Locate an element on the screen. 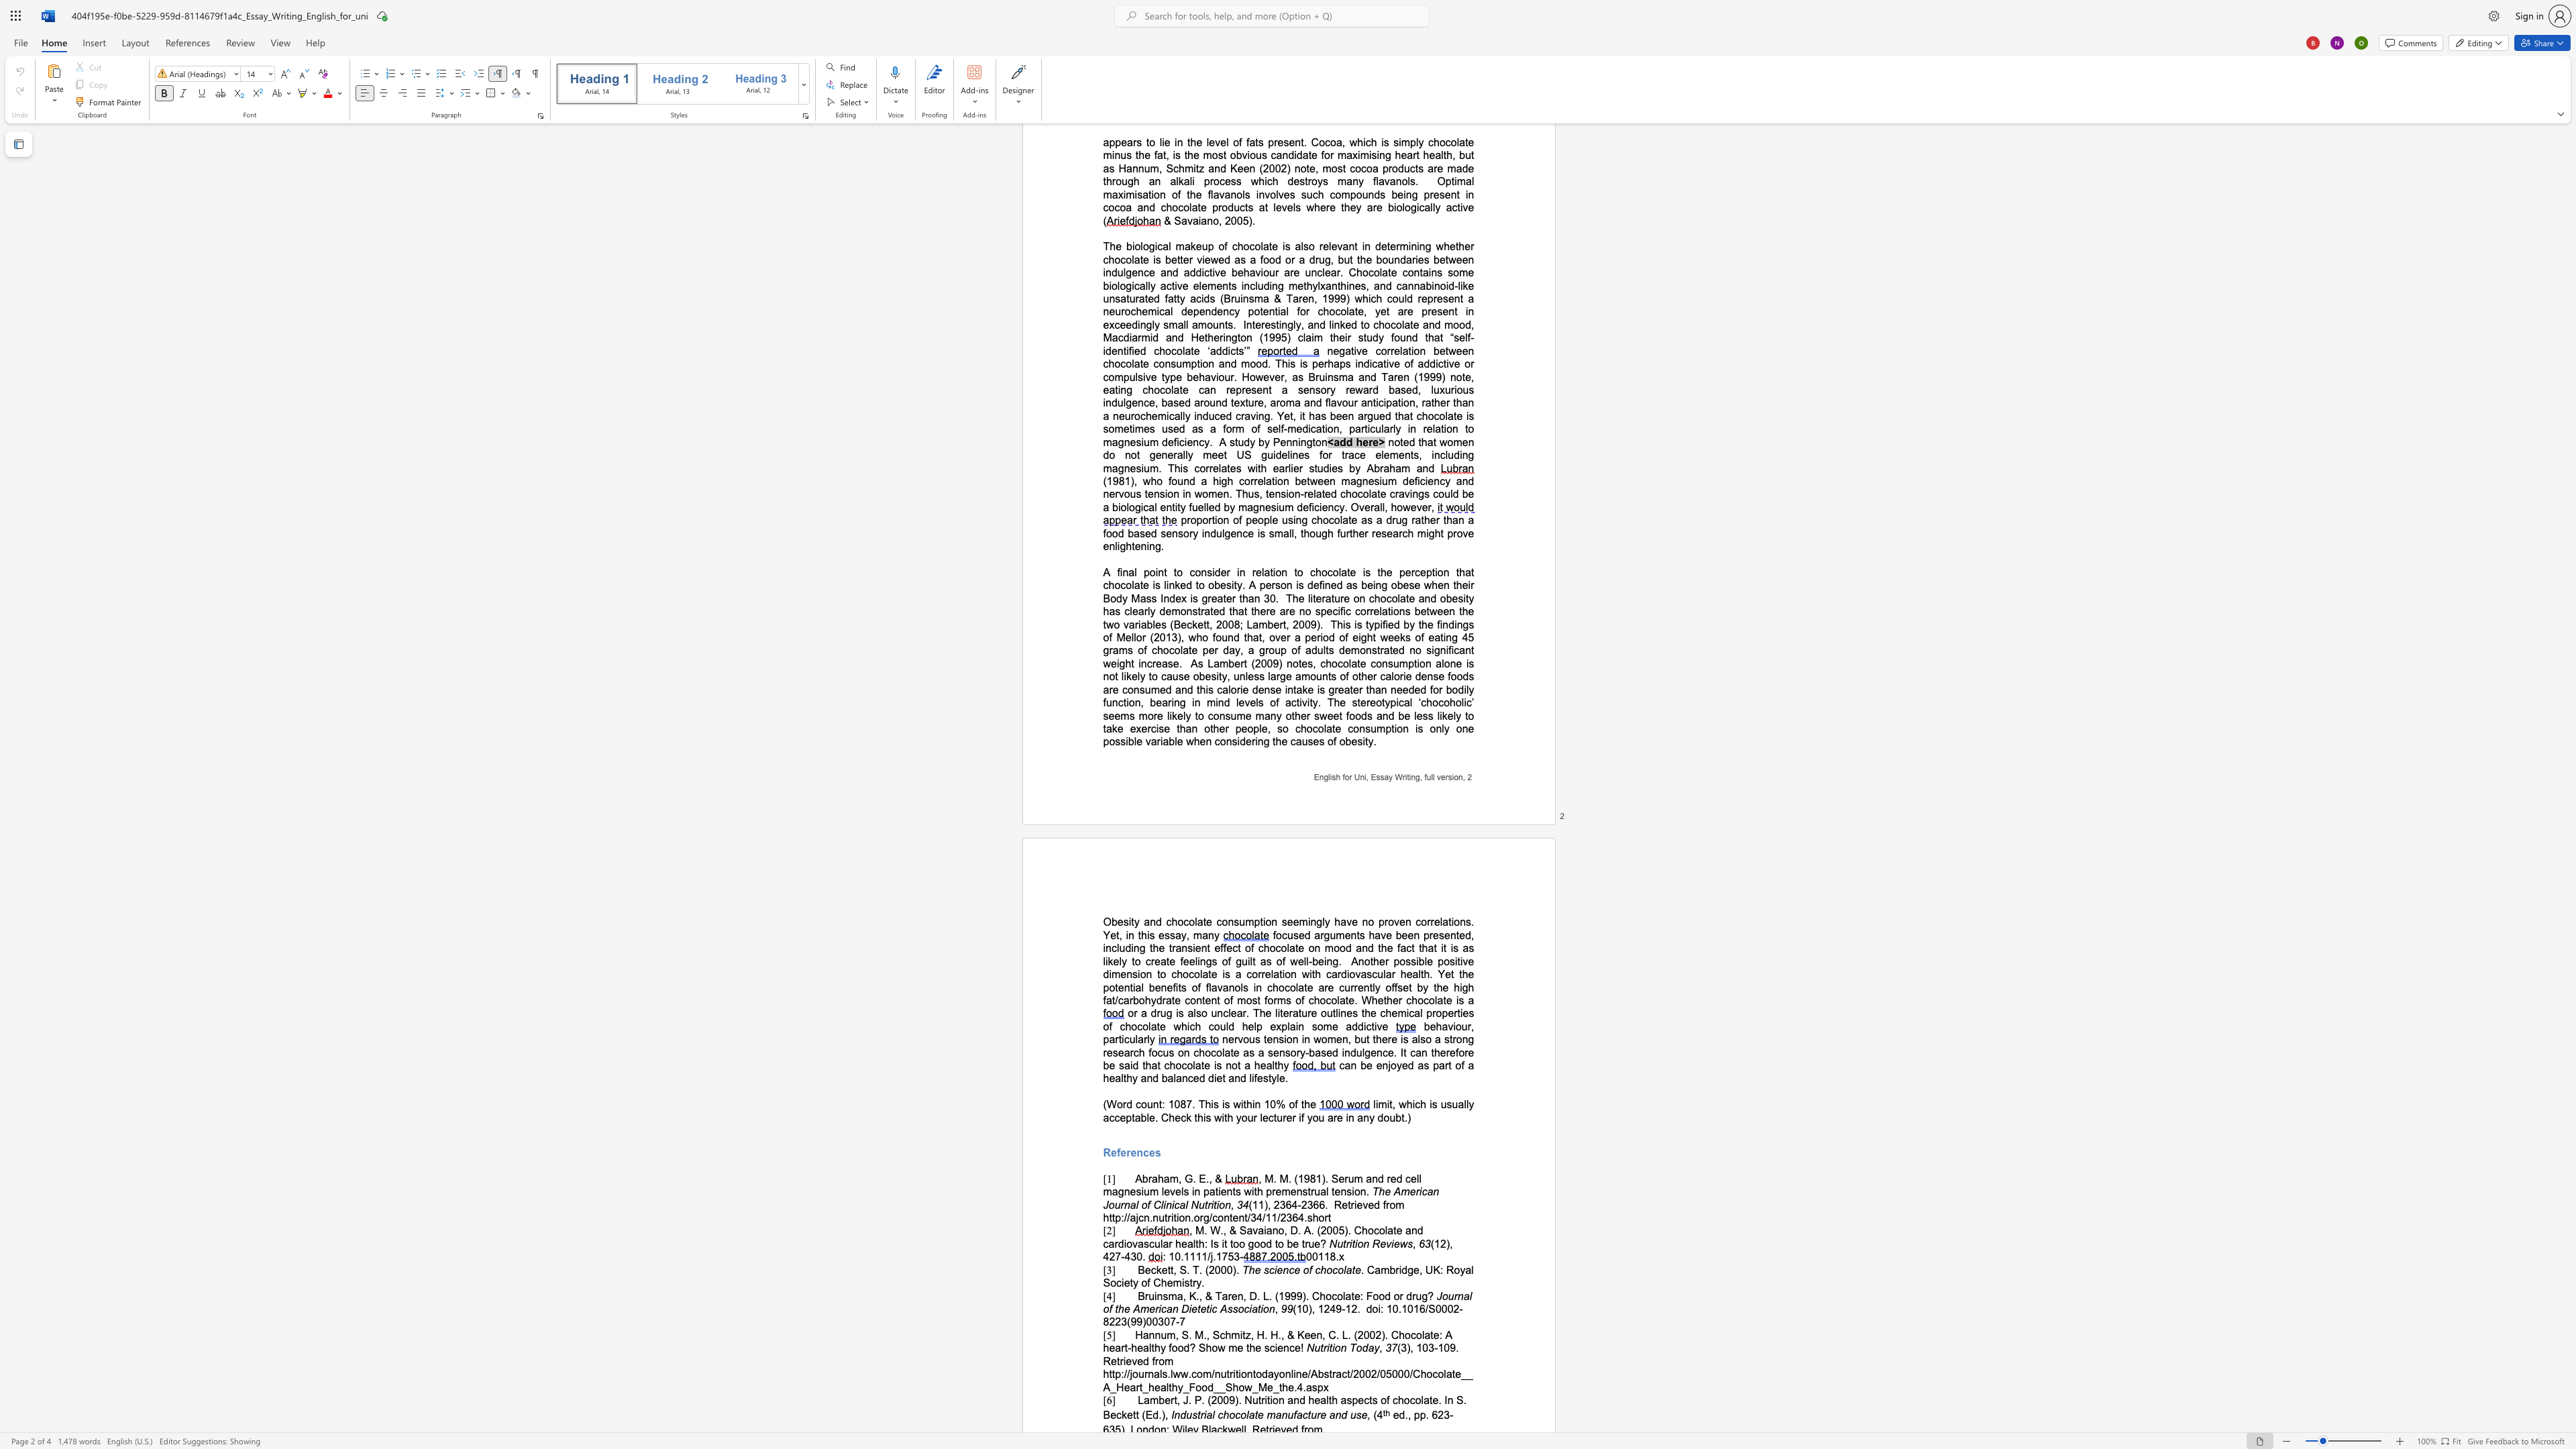 This screenshot has width=2576, height=1449. the subset text "nten" within the text "Retrieved from http://ajcn.nutrition.org/content/34/11/2364.short" is located at coordinates (1223, 1218).